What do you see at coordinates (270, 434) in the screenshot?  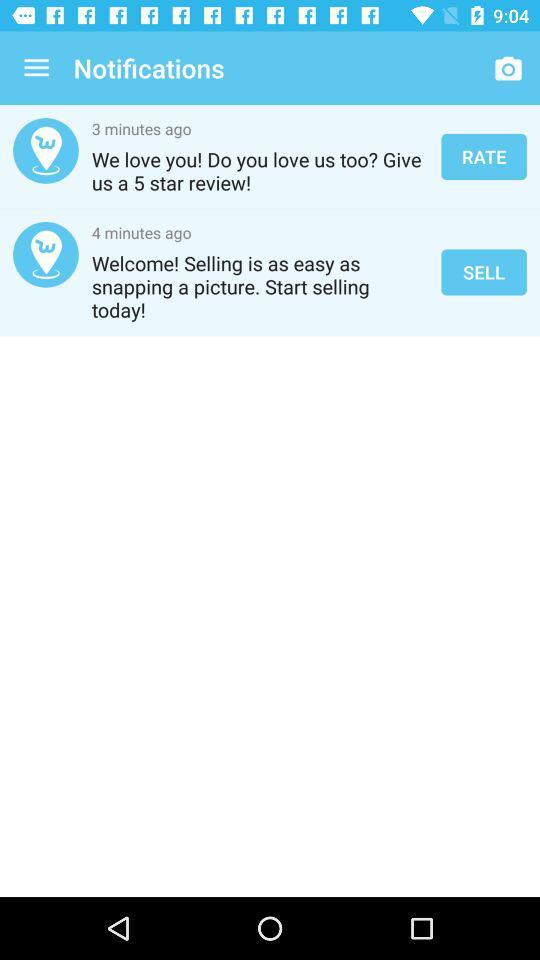 I see `the item at the center` at bounding box center [270, 434].